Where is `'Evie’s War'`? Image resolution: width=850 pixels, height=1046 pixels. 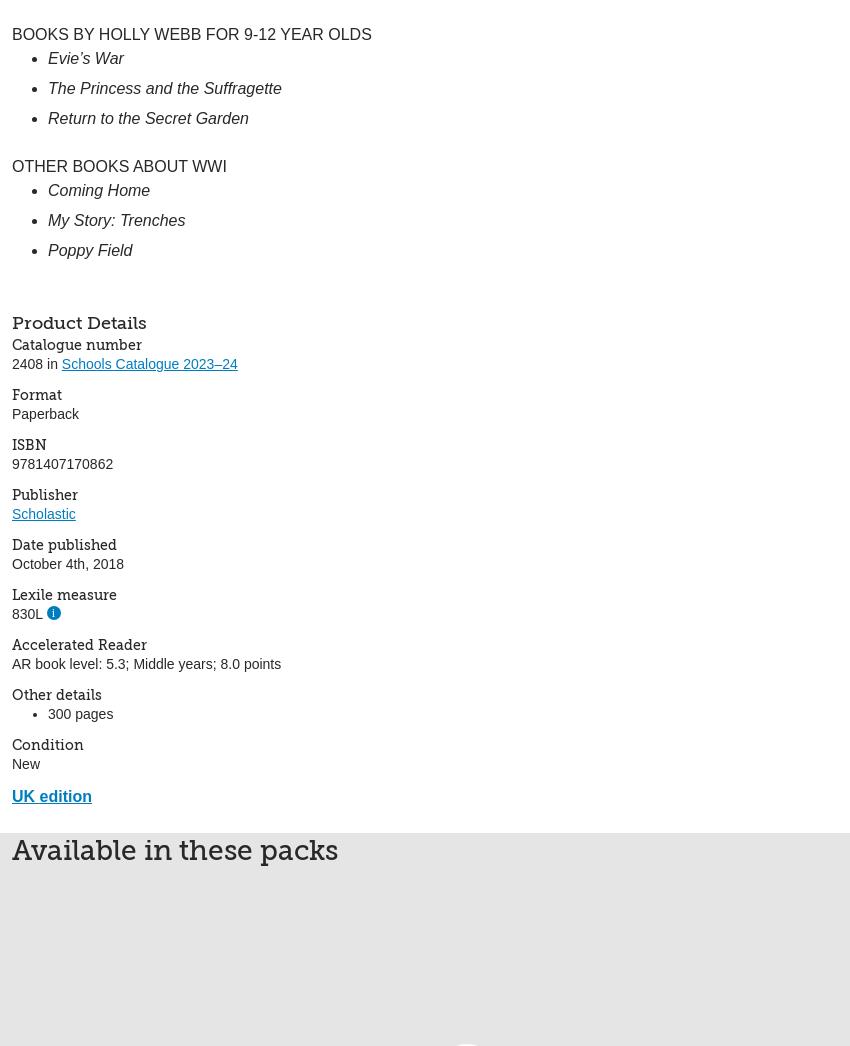 'Evie’s War' is located at coordinates (85, 57).